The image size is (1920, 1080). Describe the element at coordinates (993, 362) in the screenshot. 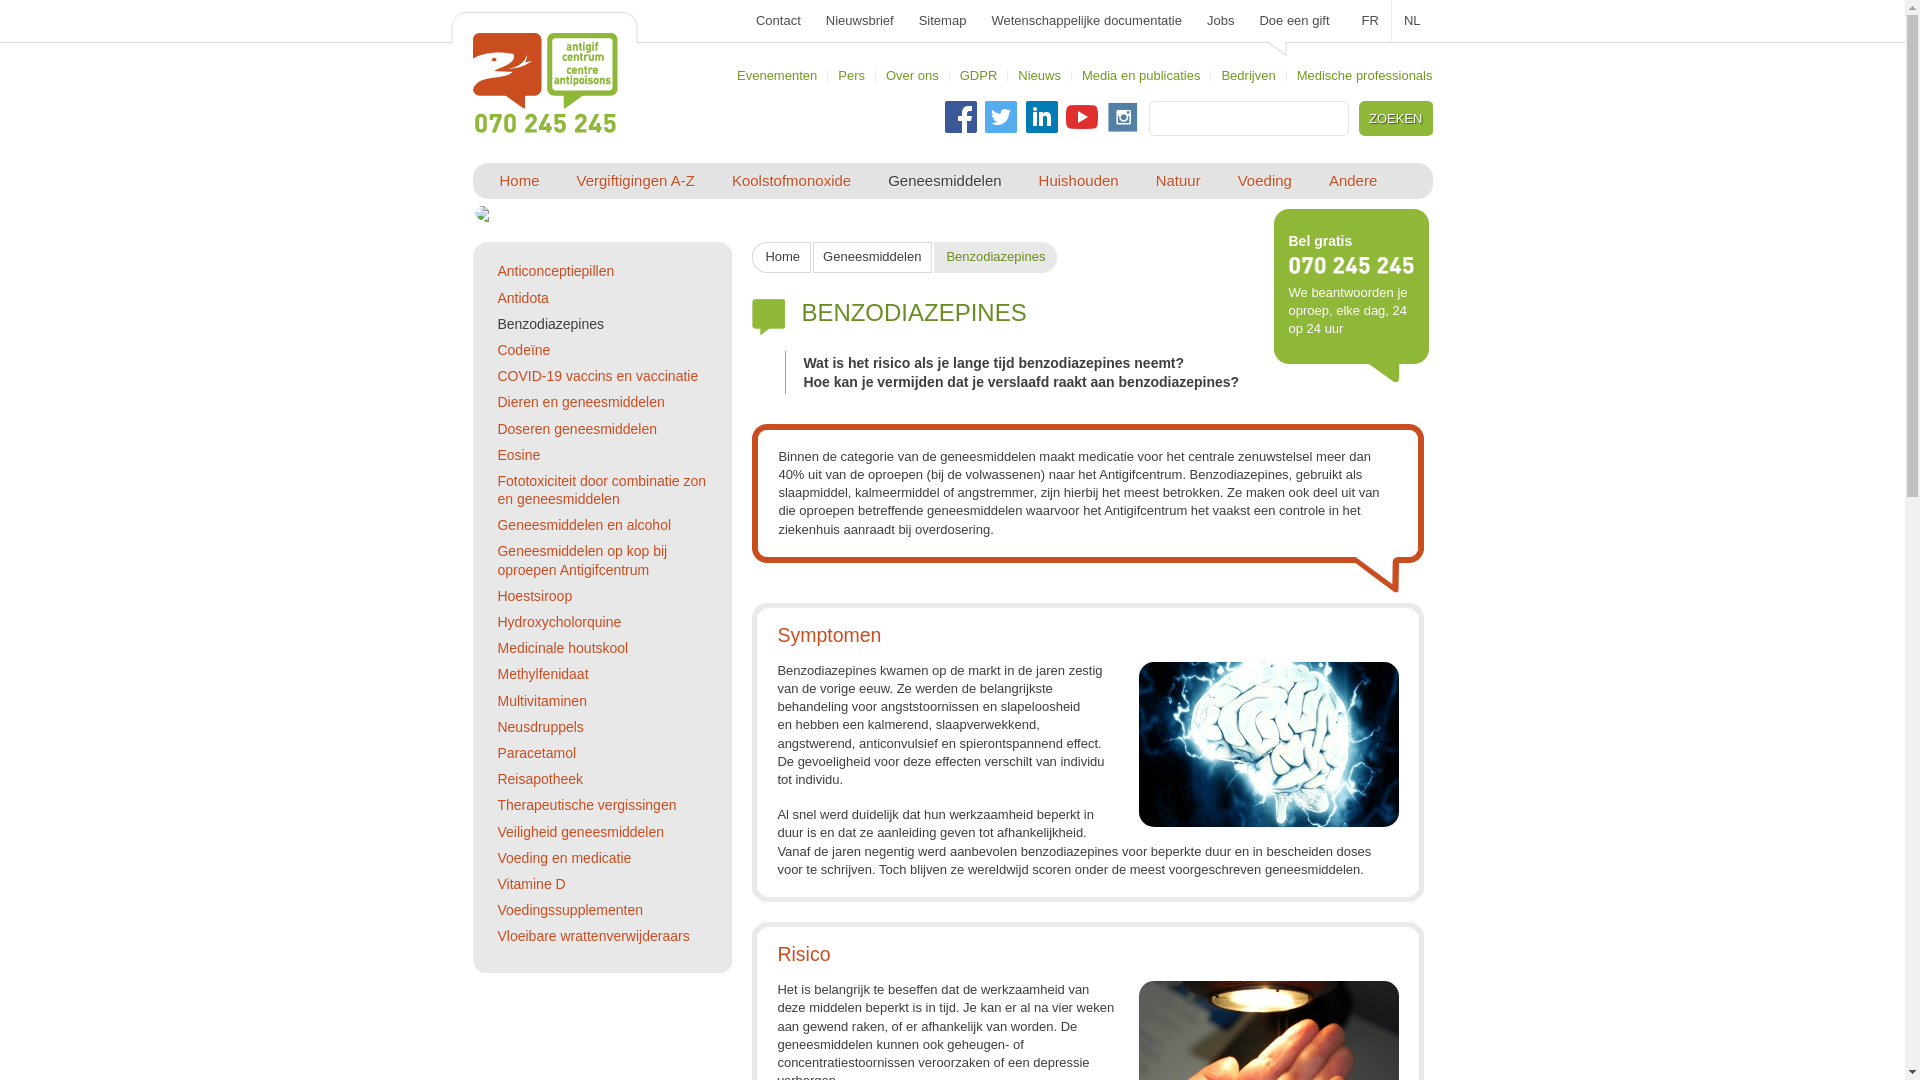

I see `'Wat is het risico als je lange tijd benzodiazepines neemt?'` at that location.